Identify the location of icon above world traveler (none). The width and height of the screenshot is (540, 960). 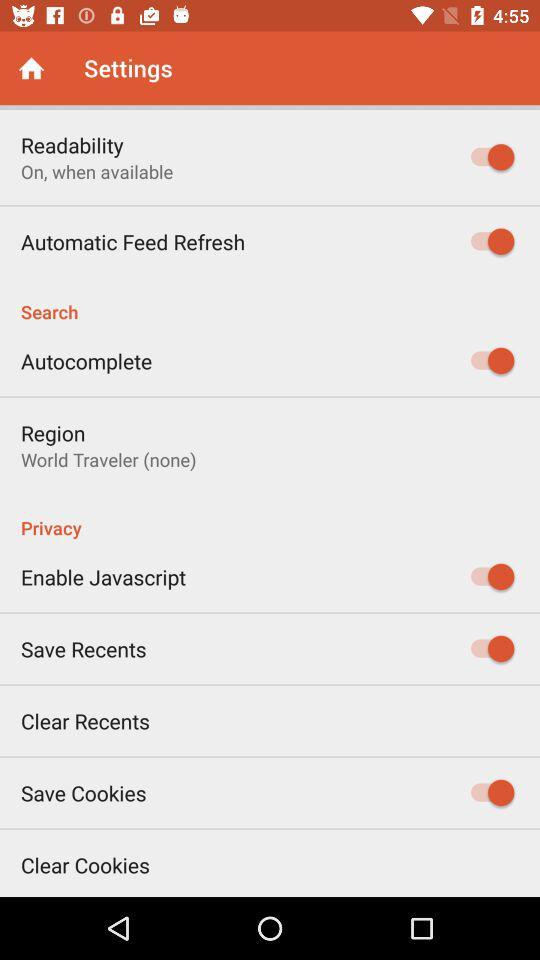
(53, 433).